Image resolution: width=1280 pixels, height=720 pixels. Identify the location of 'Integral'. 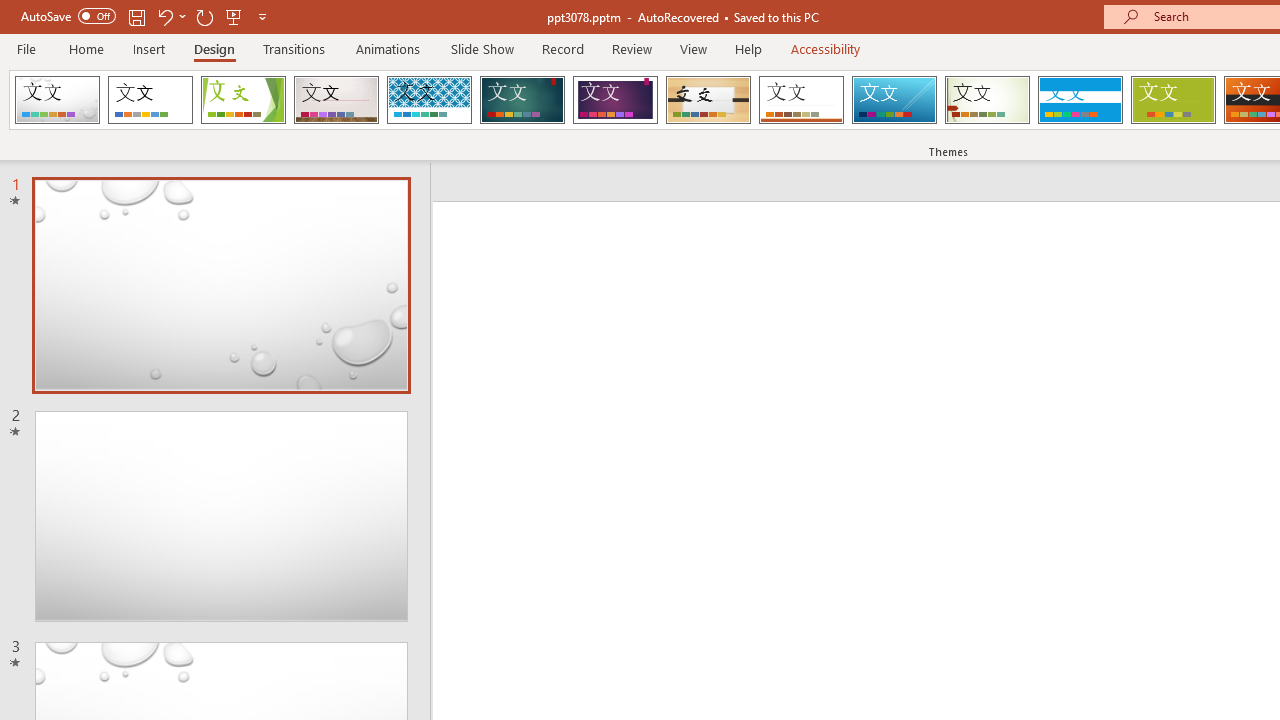
(428, 100).